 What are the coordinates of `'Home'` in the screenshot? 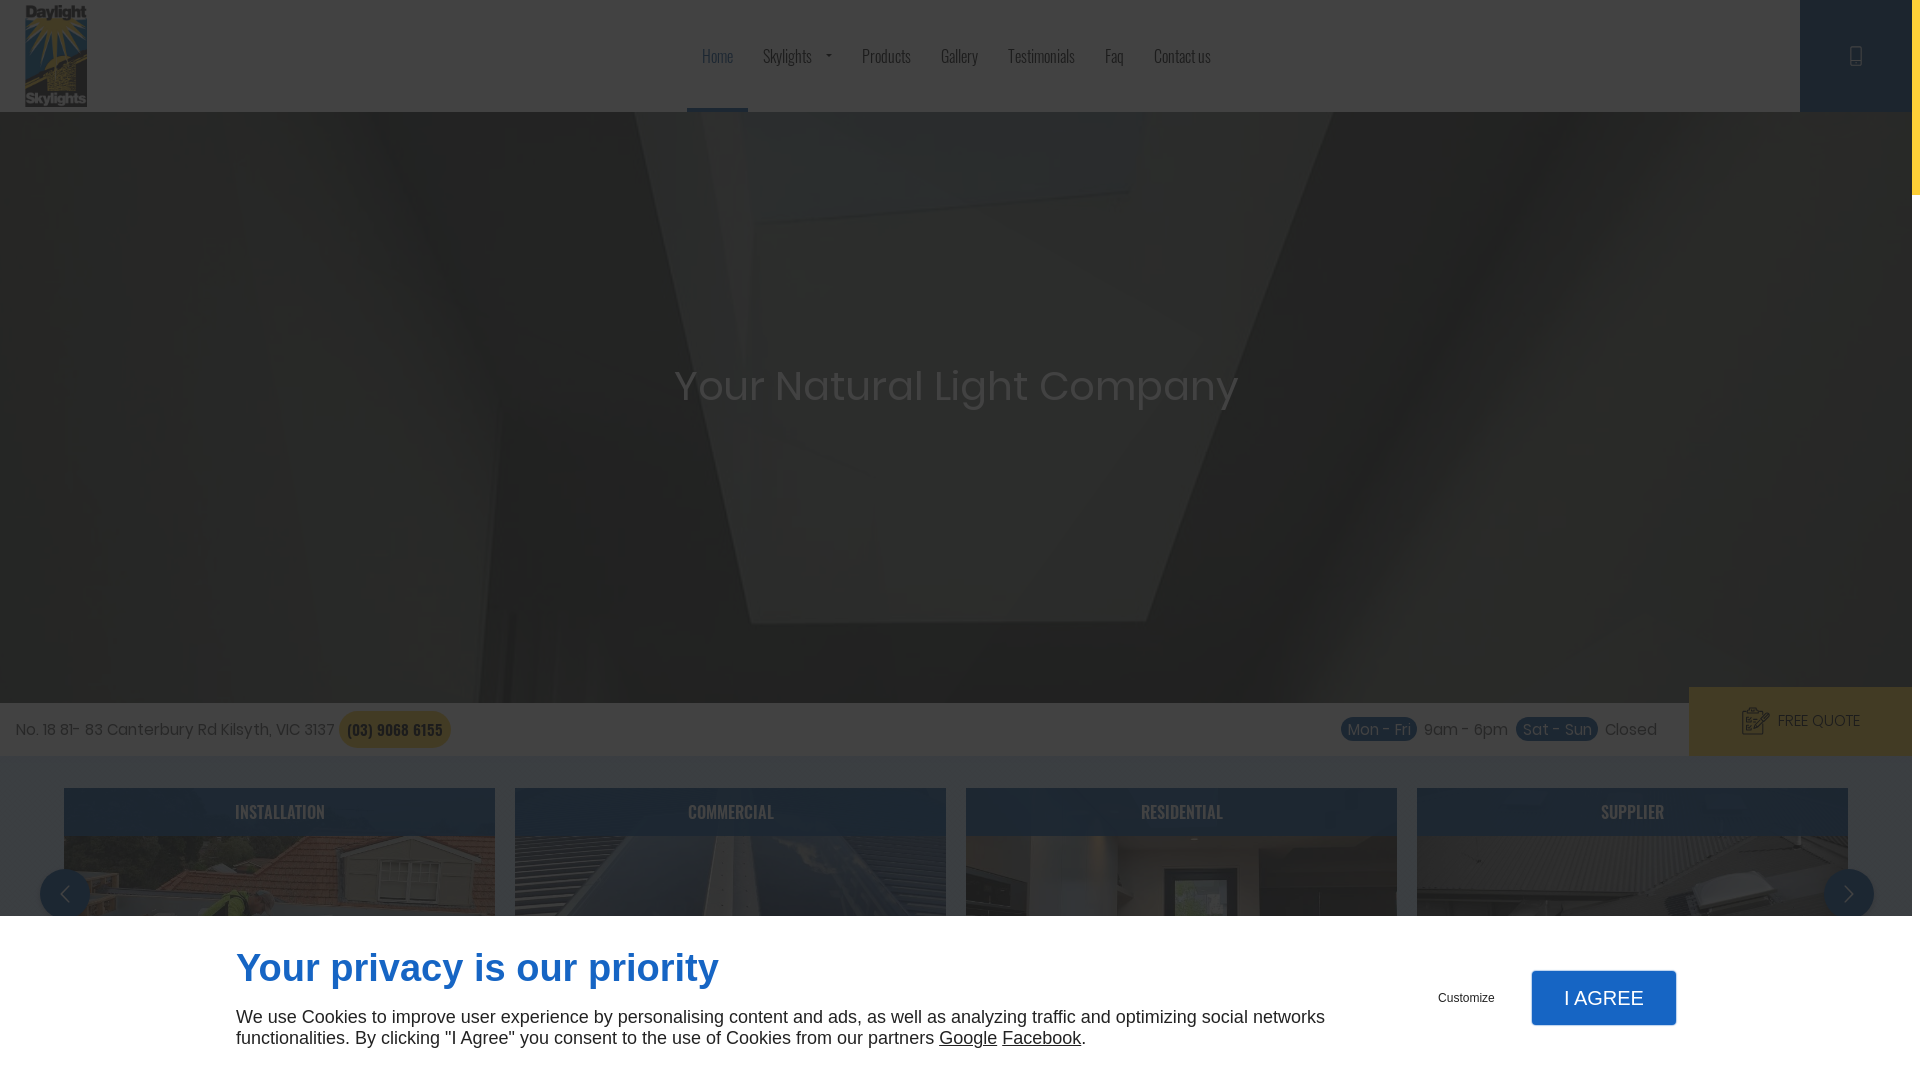 It's located at (716, 55).